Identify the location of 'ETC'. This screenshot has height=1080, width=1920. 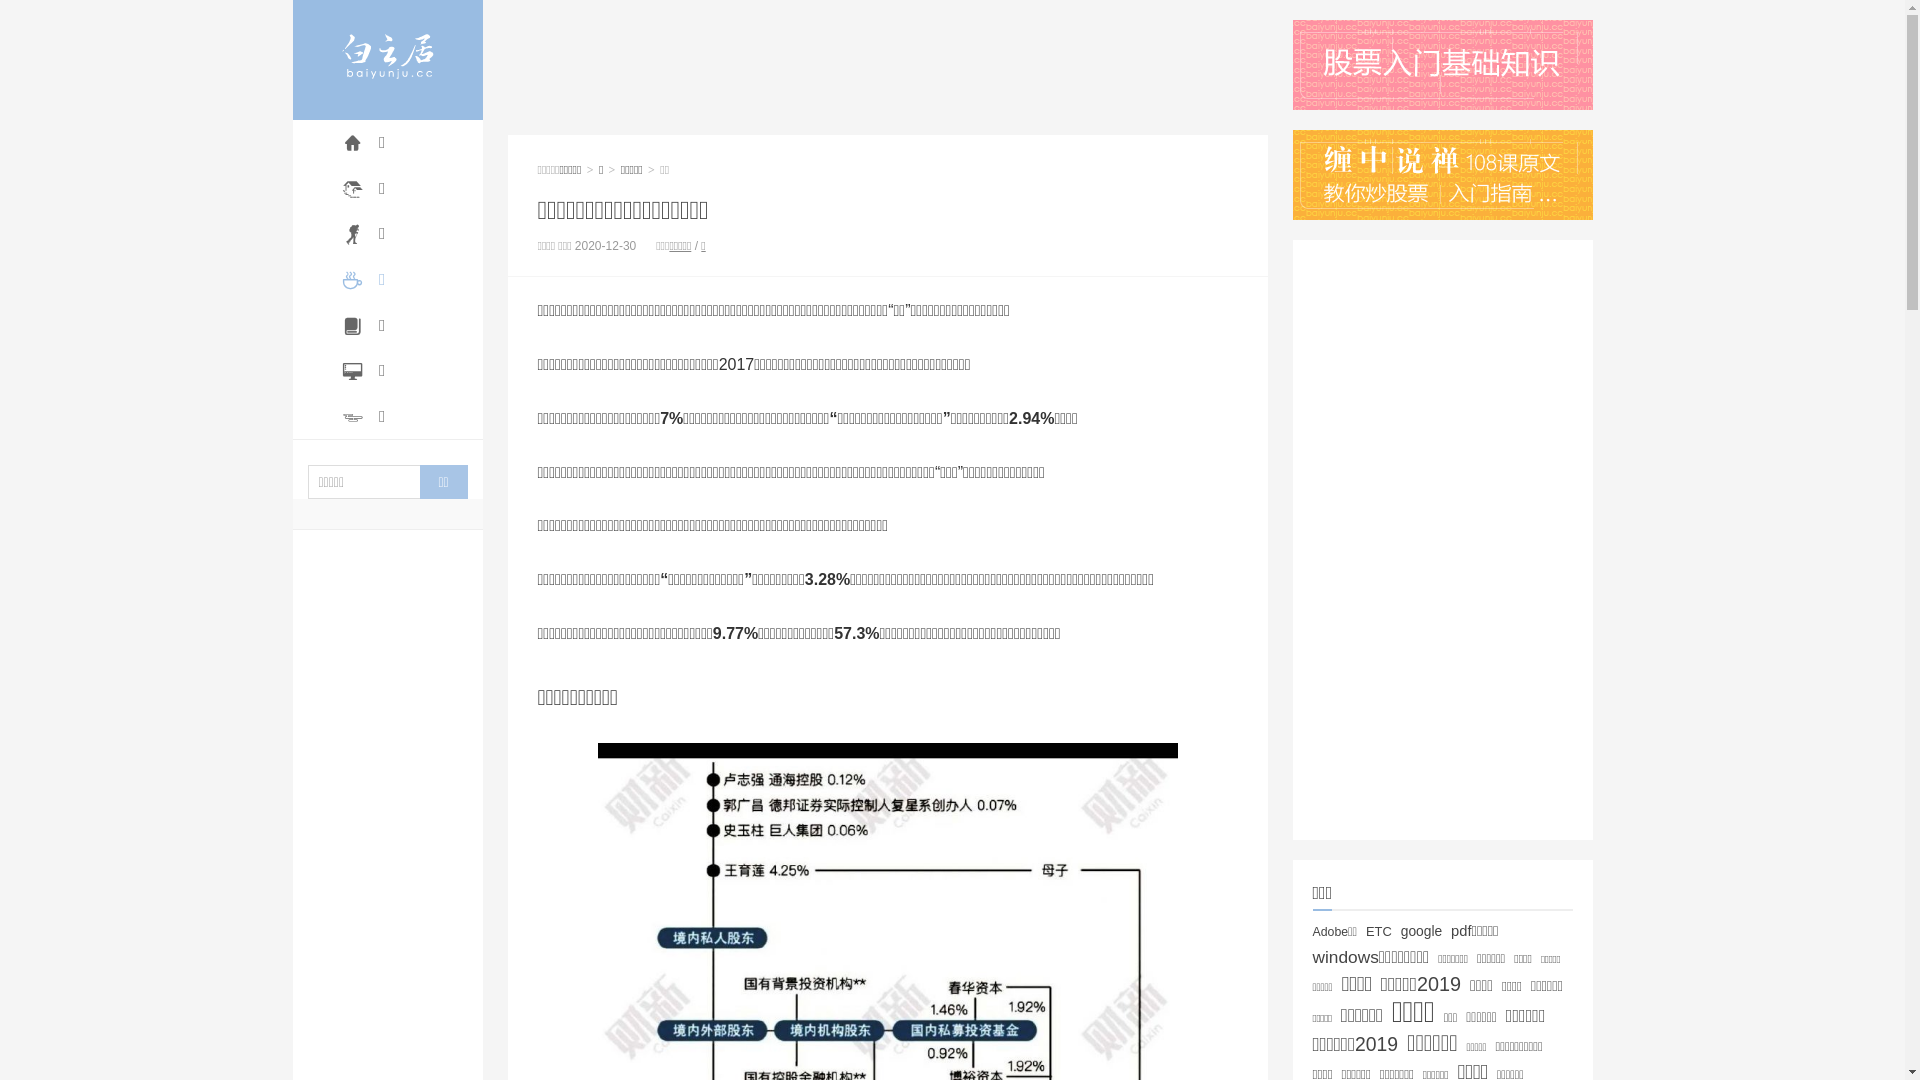
(1377, 932).